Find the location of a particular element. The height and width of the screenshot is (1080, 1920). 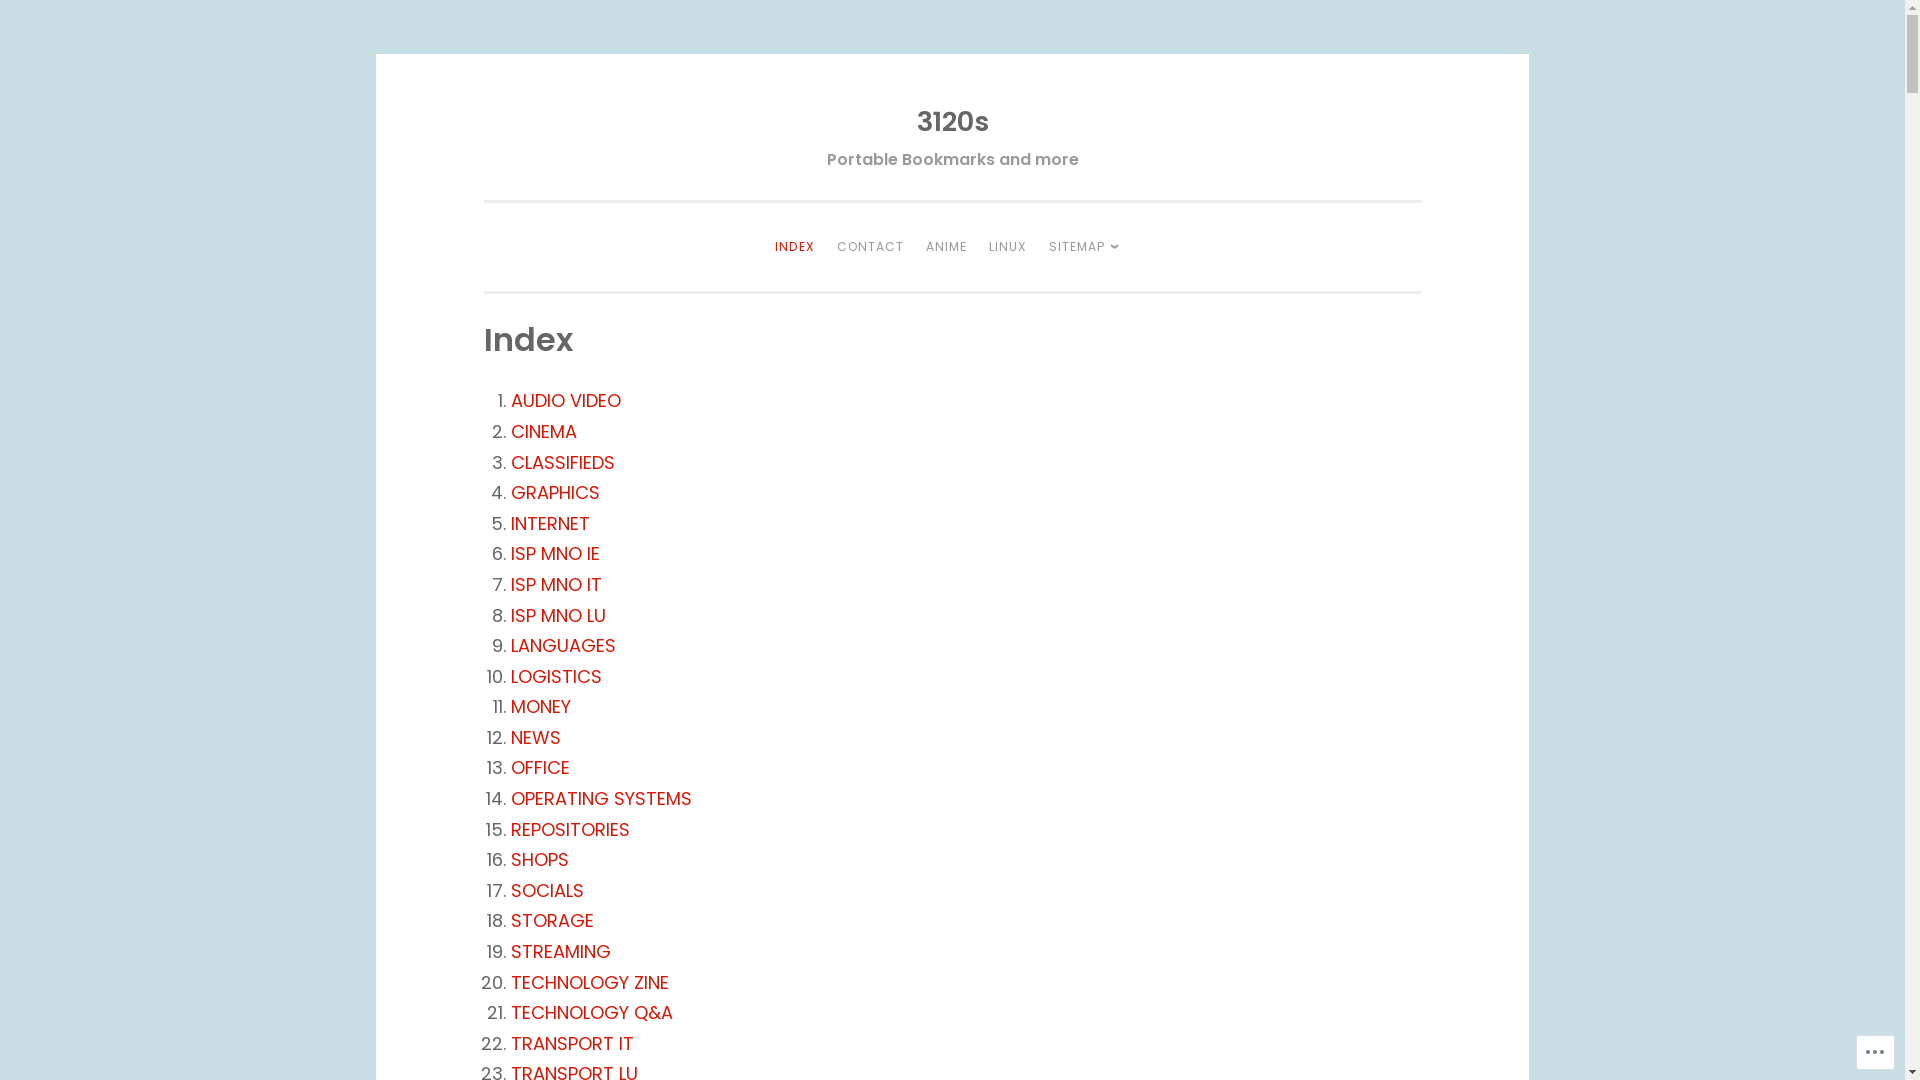

'GRAPHICS' is located at coordinates (555, 492).